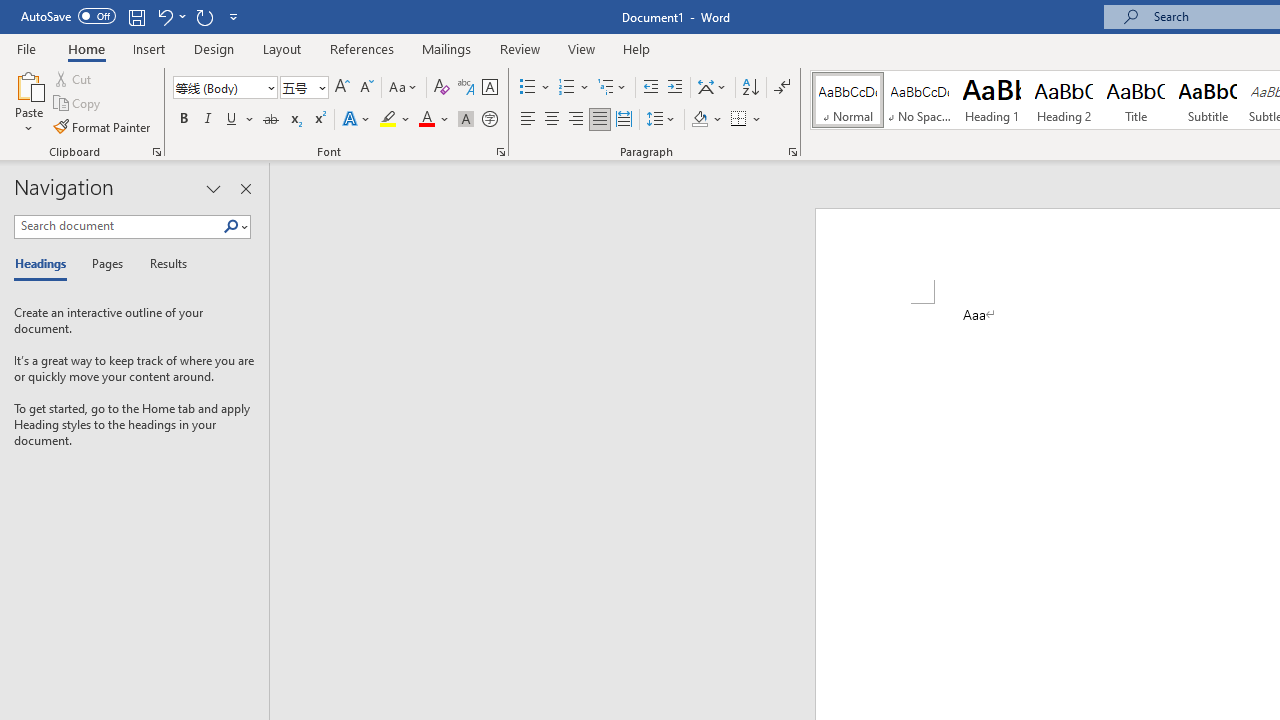  What do you see at coordinates (699, 119) in the screenshot?
I see `'Shading RGB(0, 0, 0)'` at bounding box center [699, 119].